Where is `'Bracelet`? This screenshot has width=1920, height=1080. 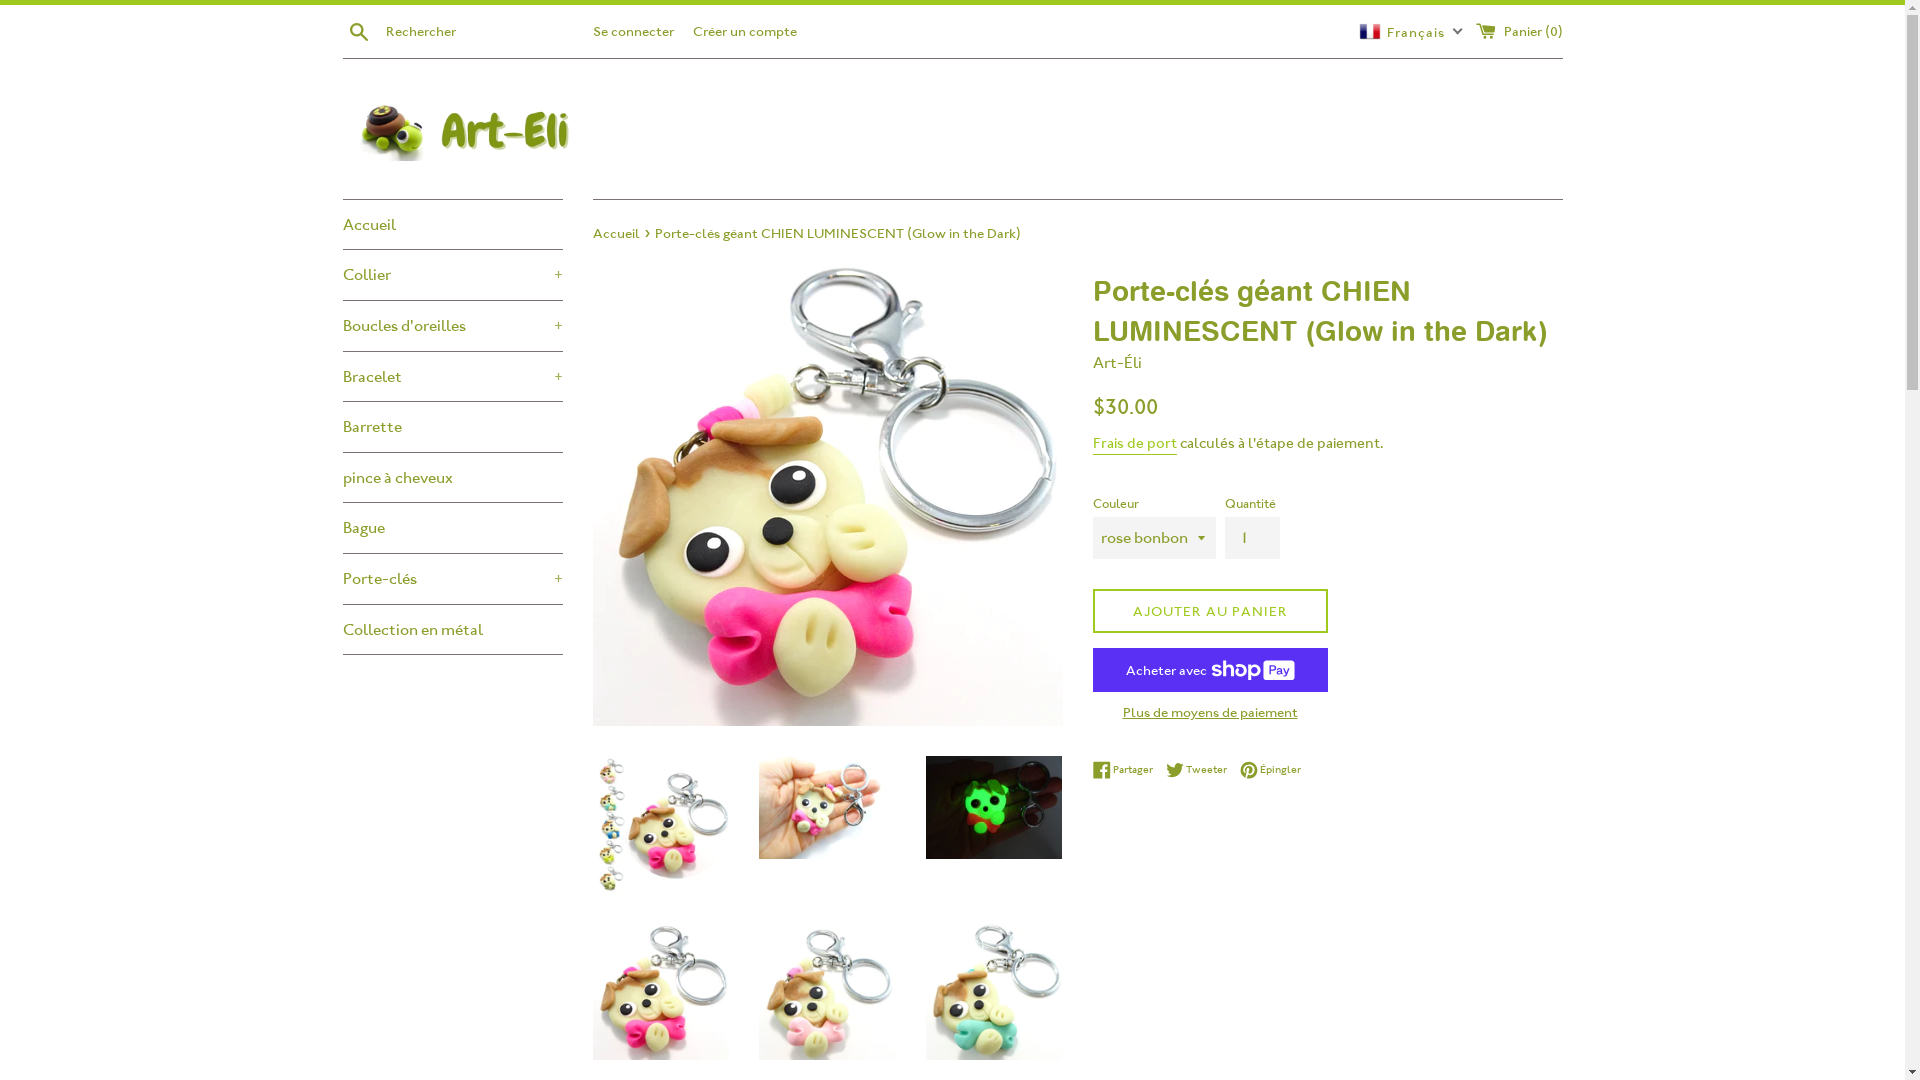
'Bracelet is located at coordinates (450, 377).